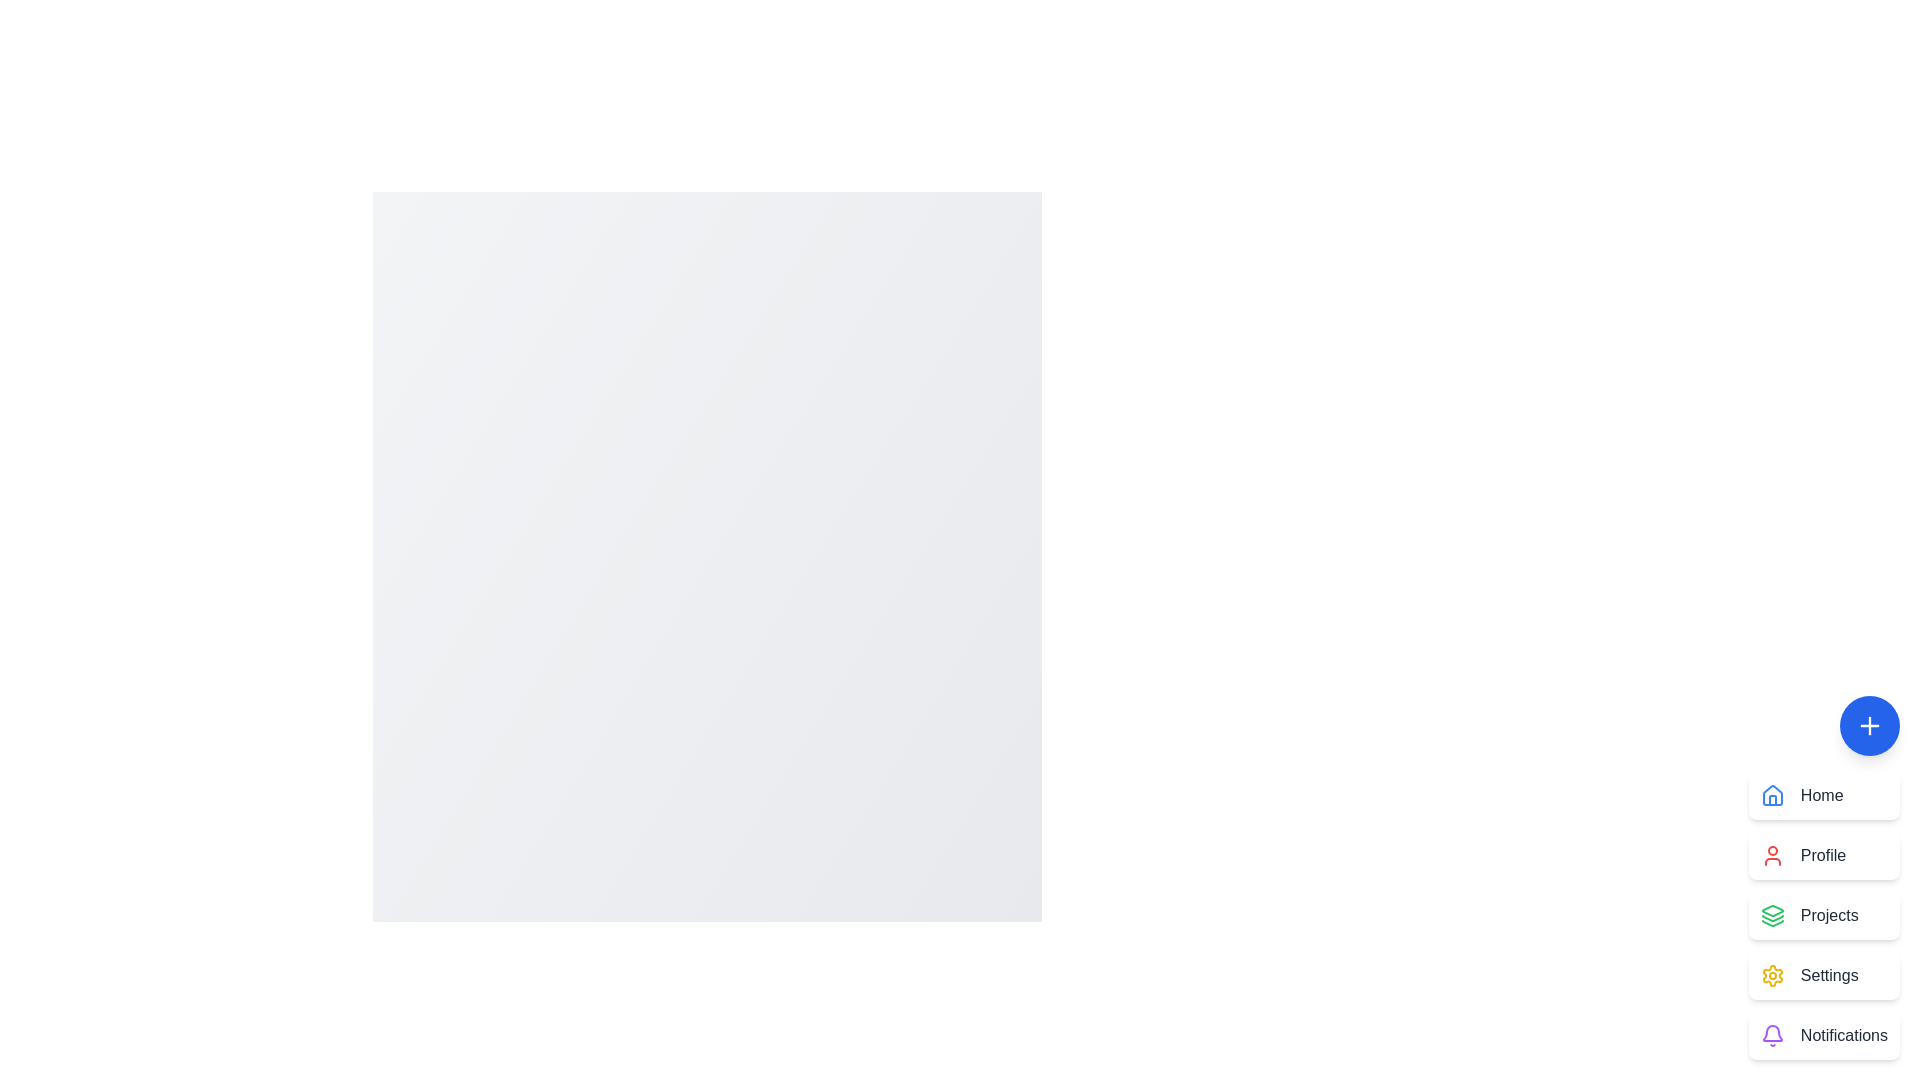  I want to click on blue circular button with the plus icon to toggle the visibility of the speed dial options, so click(1869, 725).